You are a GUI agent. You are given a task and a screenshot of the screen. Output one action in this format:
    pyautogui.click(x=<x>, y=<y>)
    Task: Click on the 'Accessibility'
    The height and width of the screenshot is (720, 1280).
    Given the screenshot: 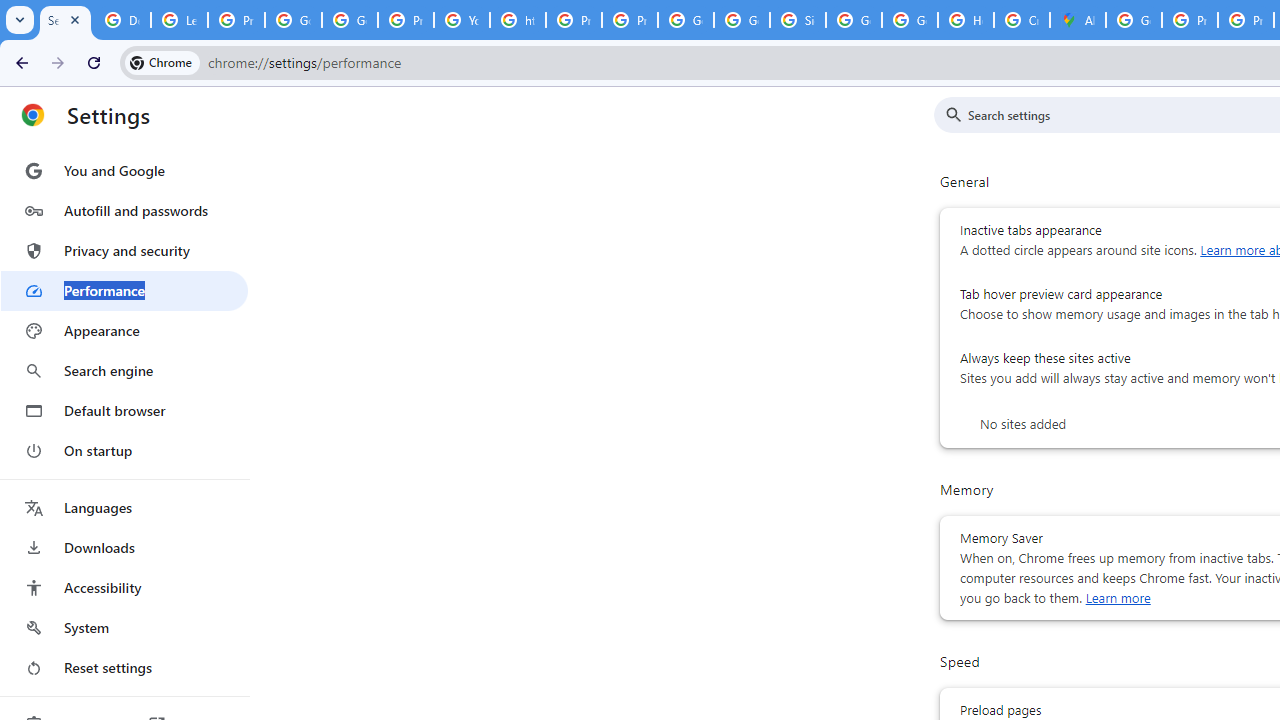 What is the action you would take?
    pyautogui.click(x=123, y=586)
    